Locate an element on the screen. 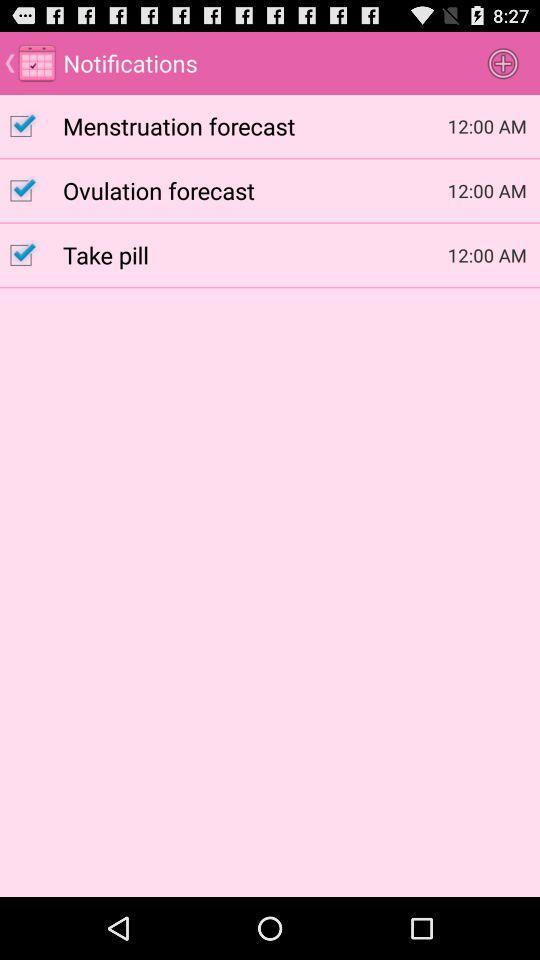 The width and height of the screenshot is (540, 960). notification is located at coordinates (30, 125).